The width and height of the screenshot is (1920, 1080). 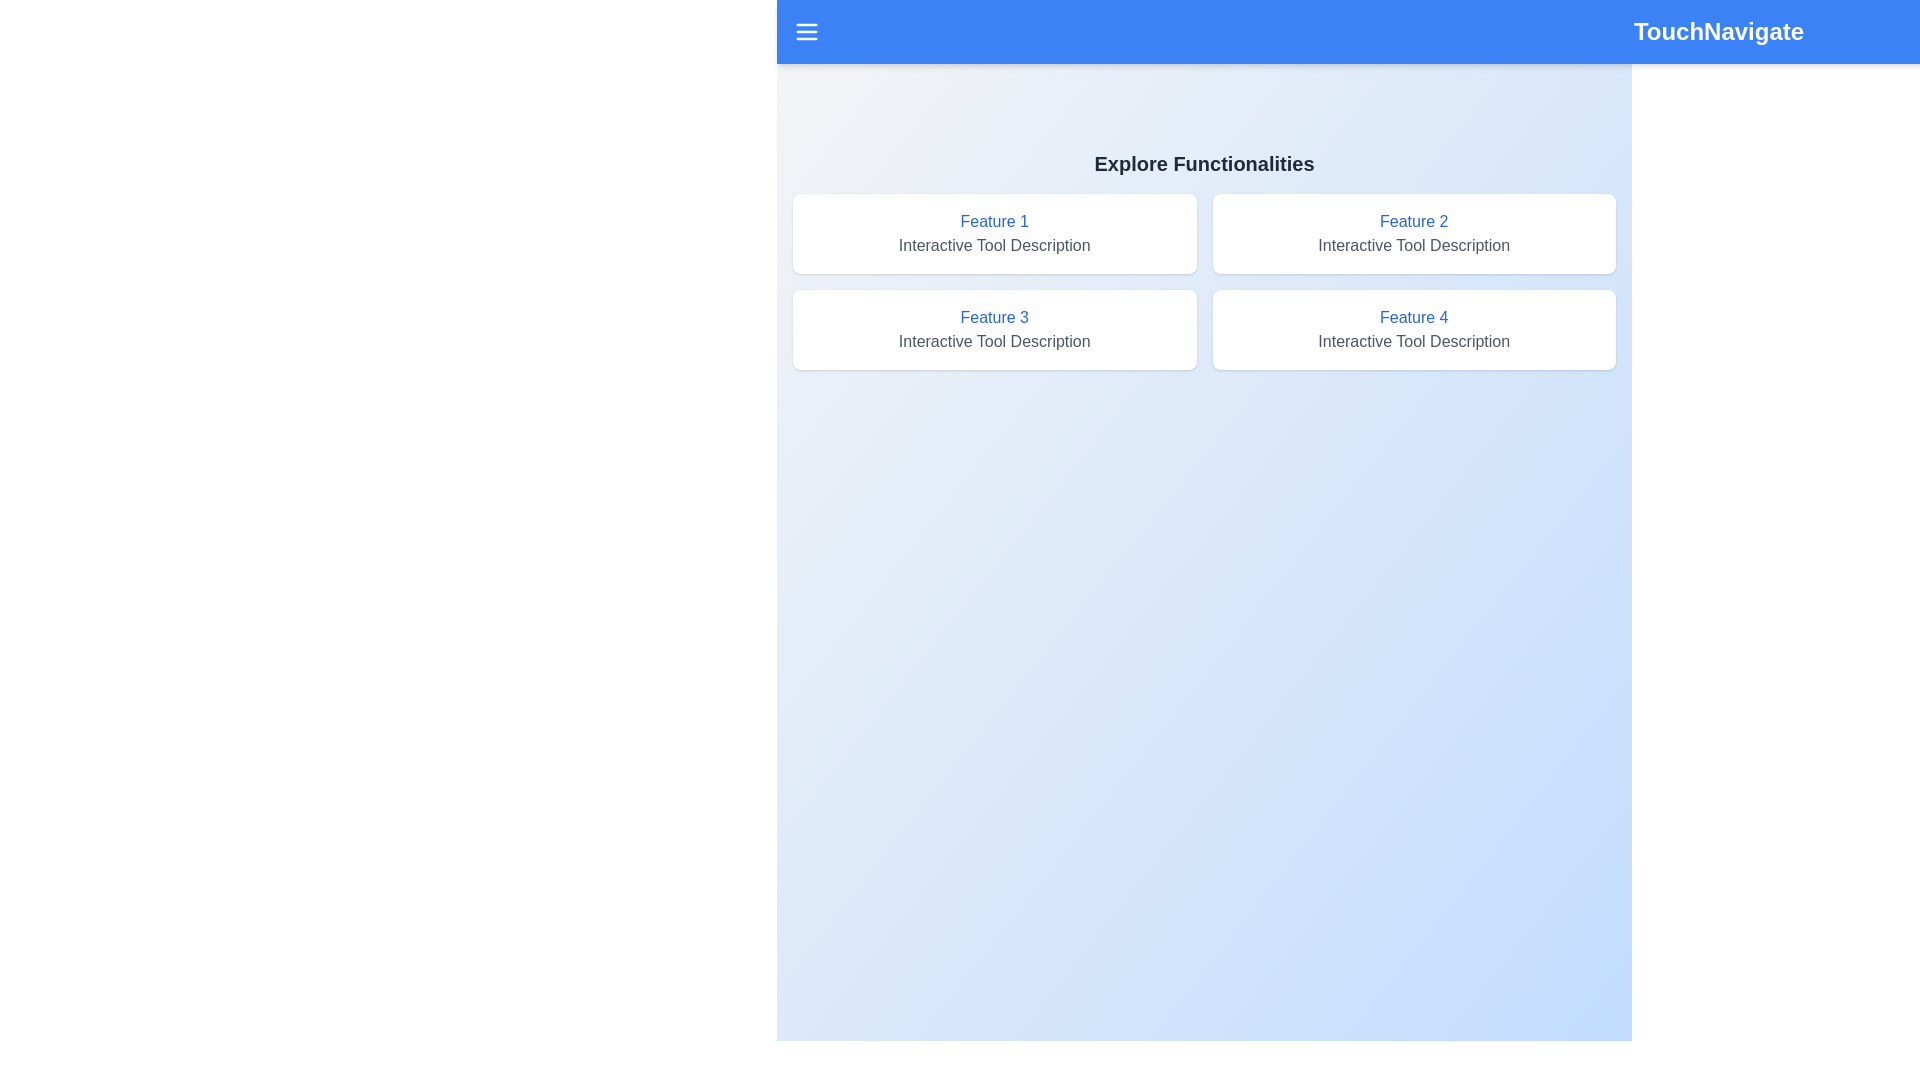 What do you see at coordinates (1413, 329) in the screenshot?
I see `the 'Feature 4' box` at bounding box center [1413, 329].